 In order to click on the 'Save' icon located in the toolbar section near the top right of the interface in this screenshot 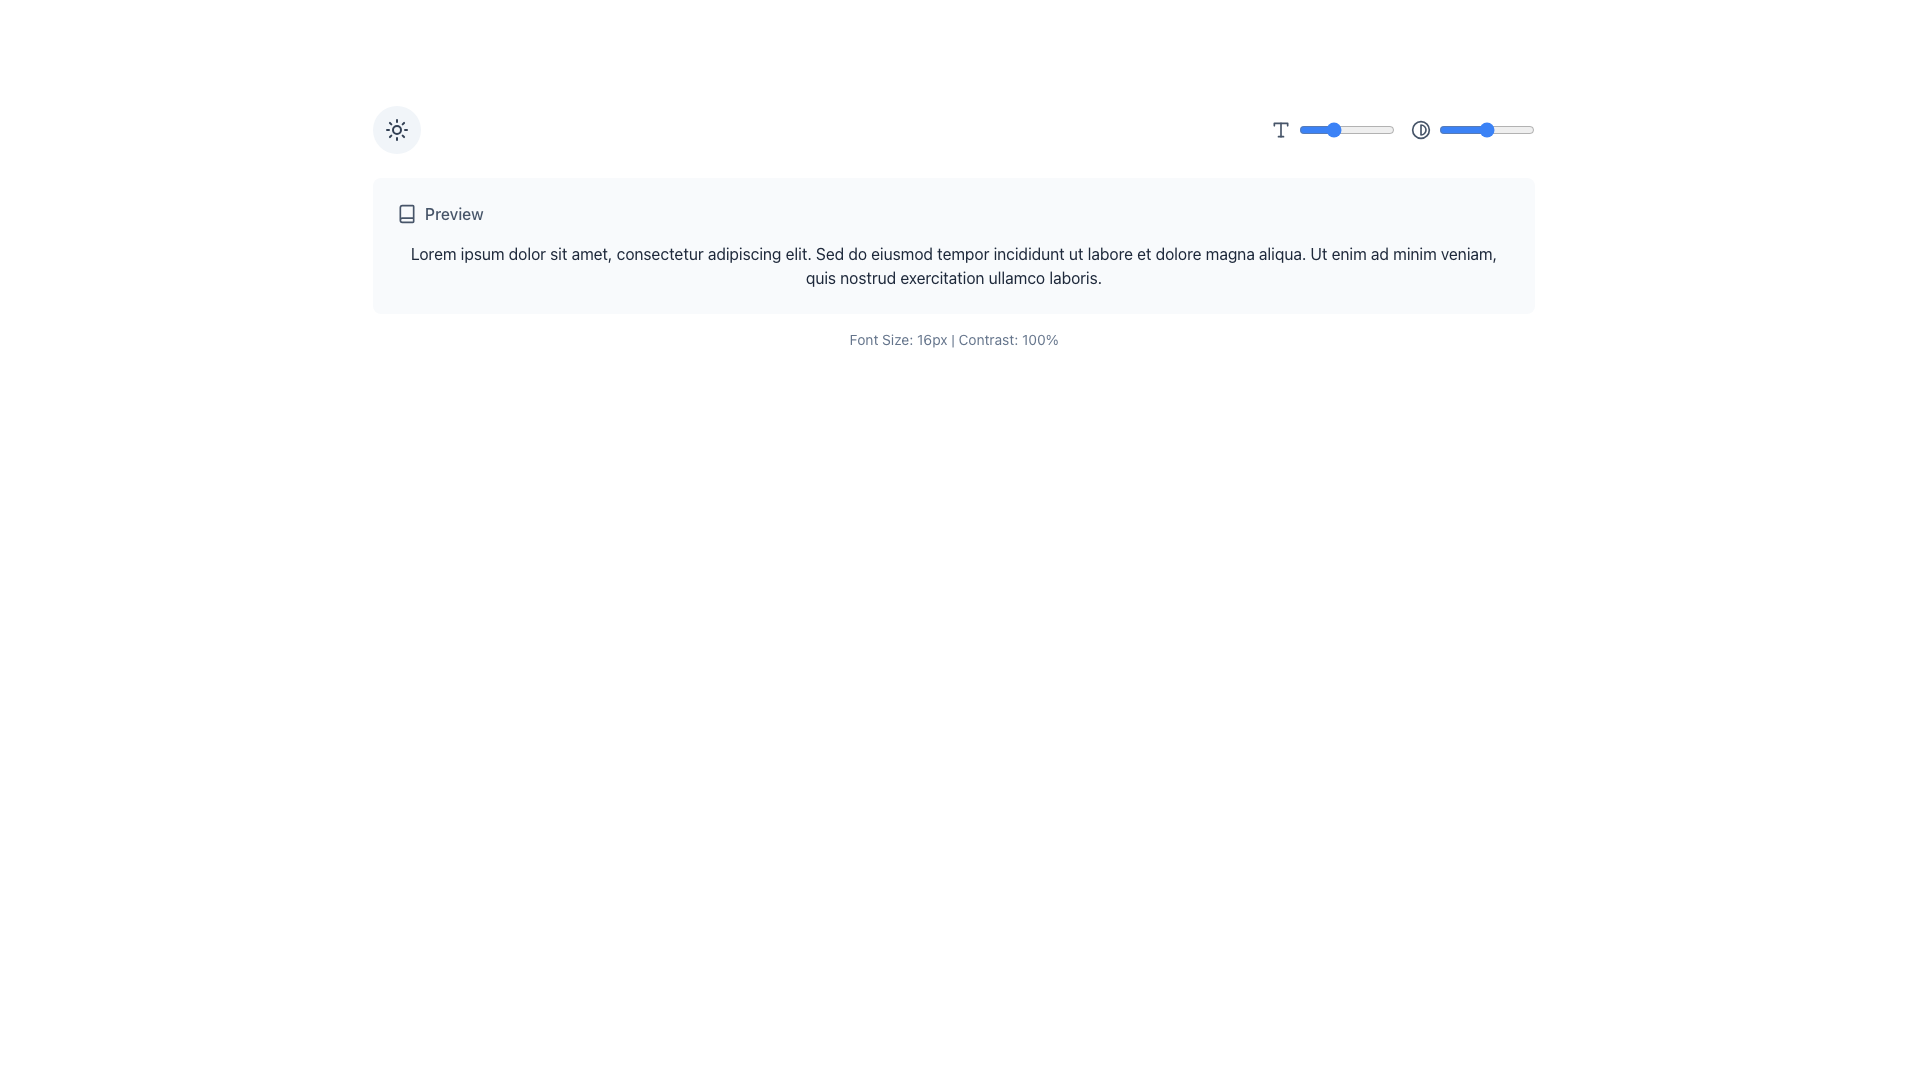, I will do `click(1468, 134)`.